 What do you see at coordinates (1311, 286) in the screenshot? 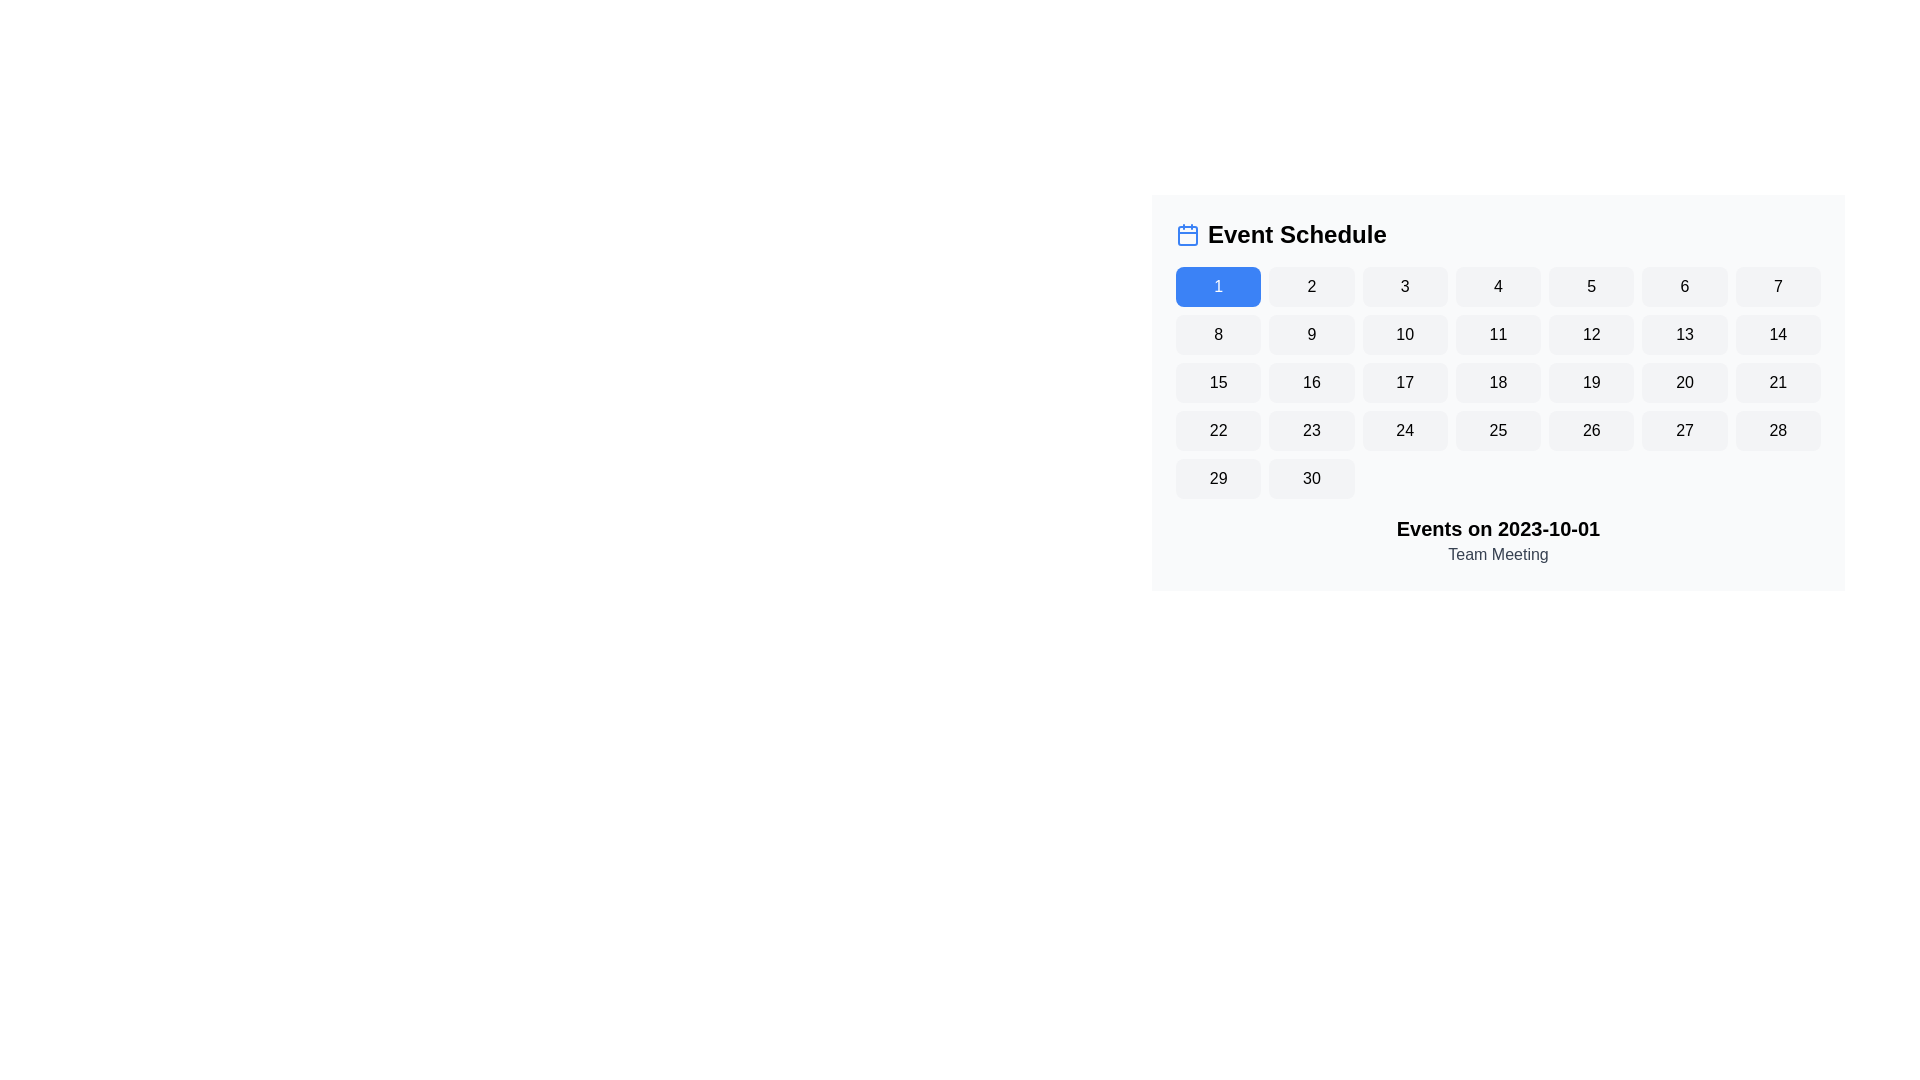
I see `the button for selecting the date corresponding to '2' in the calendar, located in the first row and second column beneath the 'Event Schedule' heading` at bounding box center [1311, 286].